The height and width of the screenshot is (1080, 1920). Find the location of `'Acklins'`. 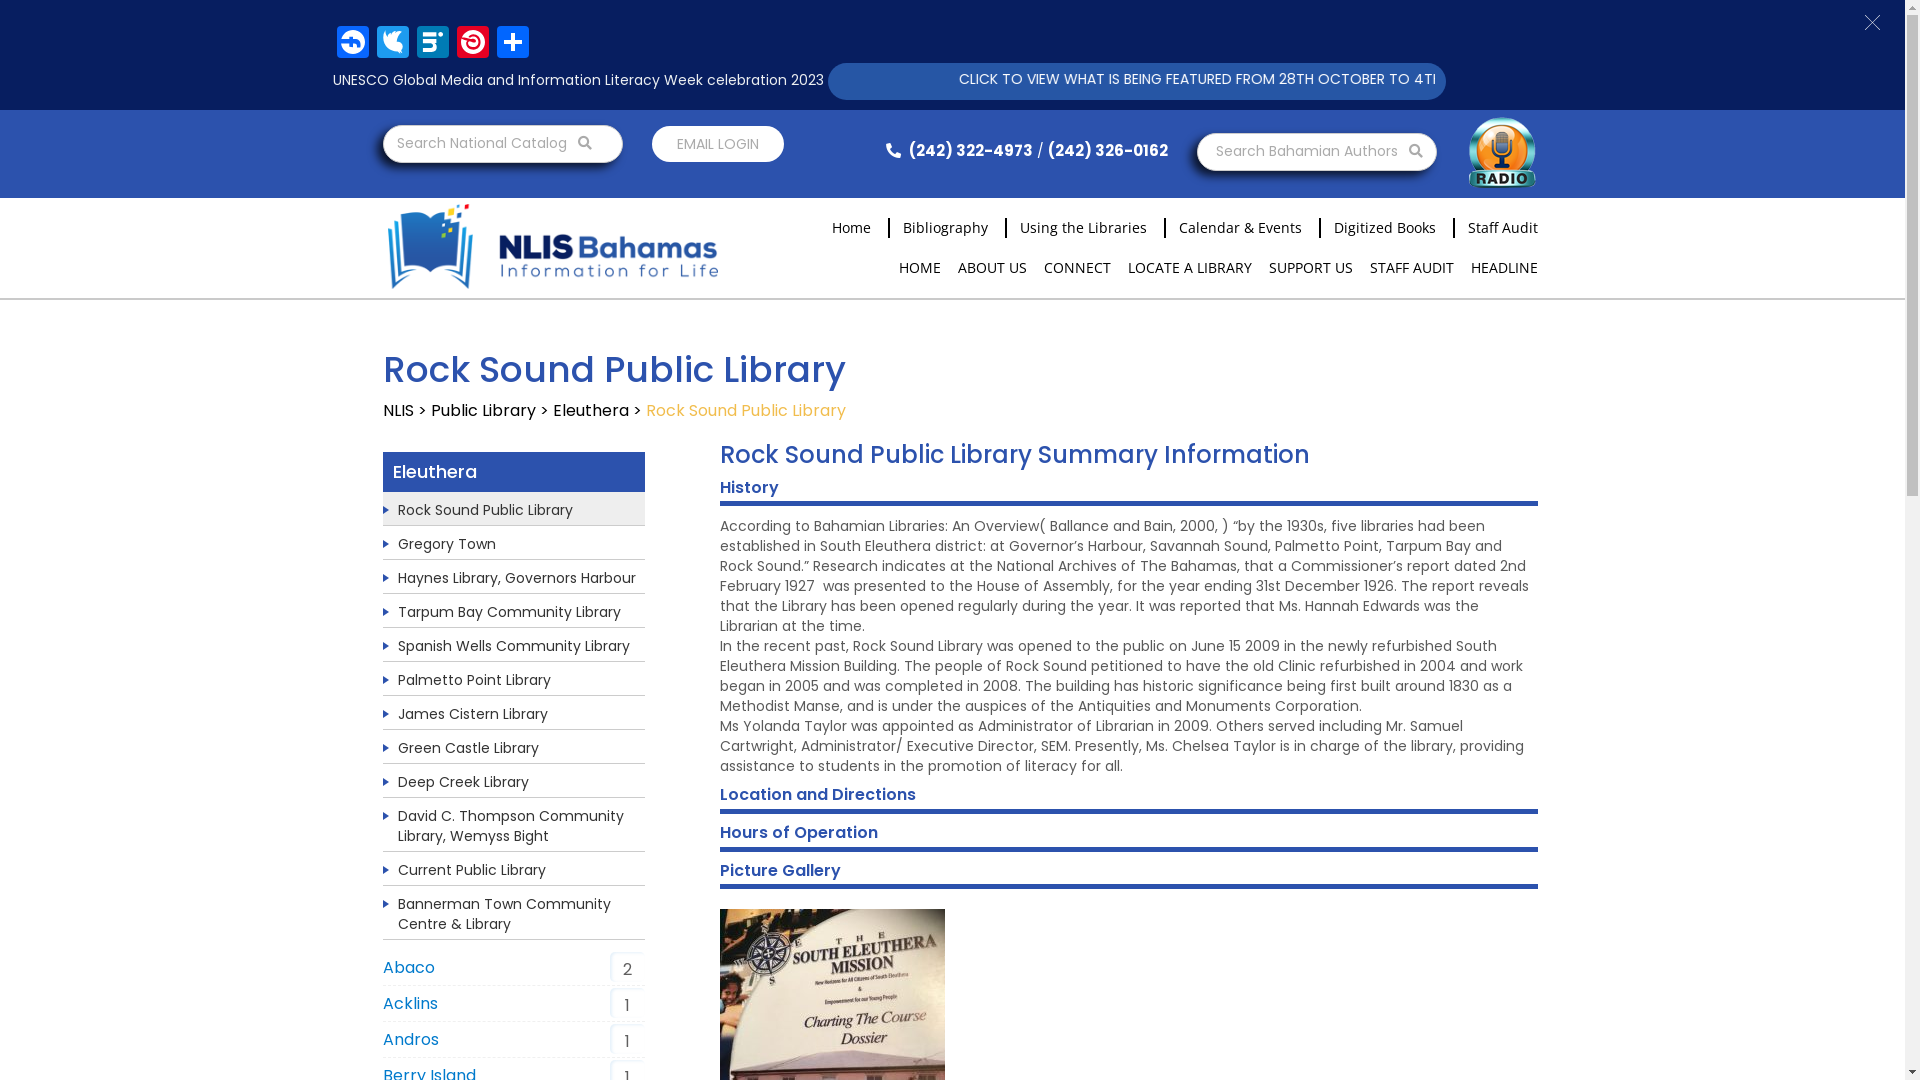

'Acklins' is located at coordinates (408, 1003).